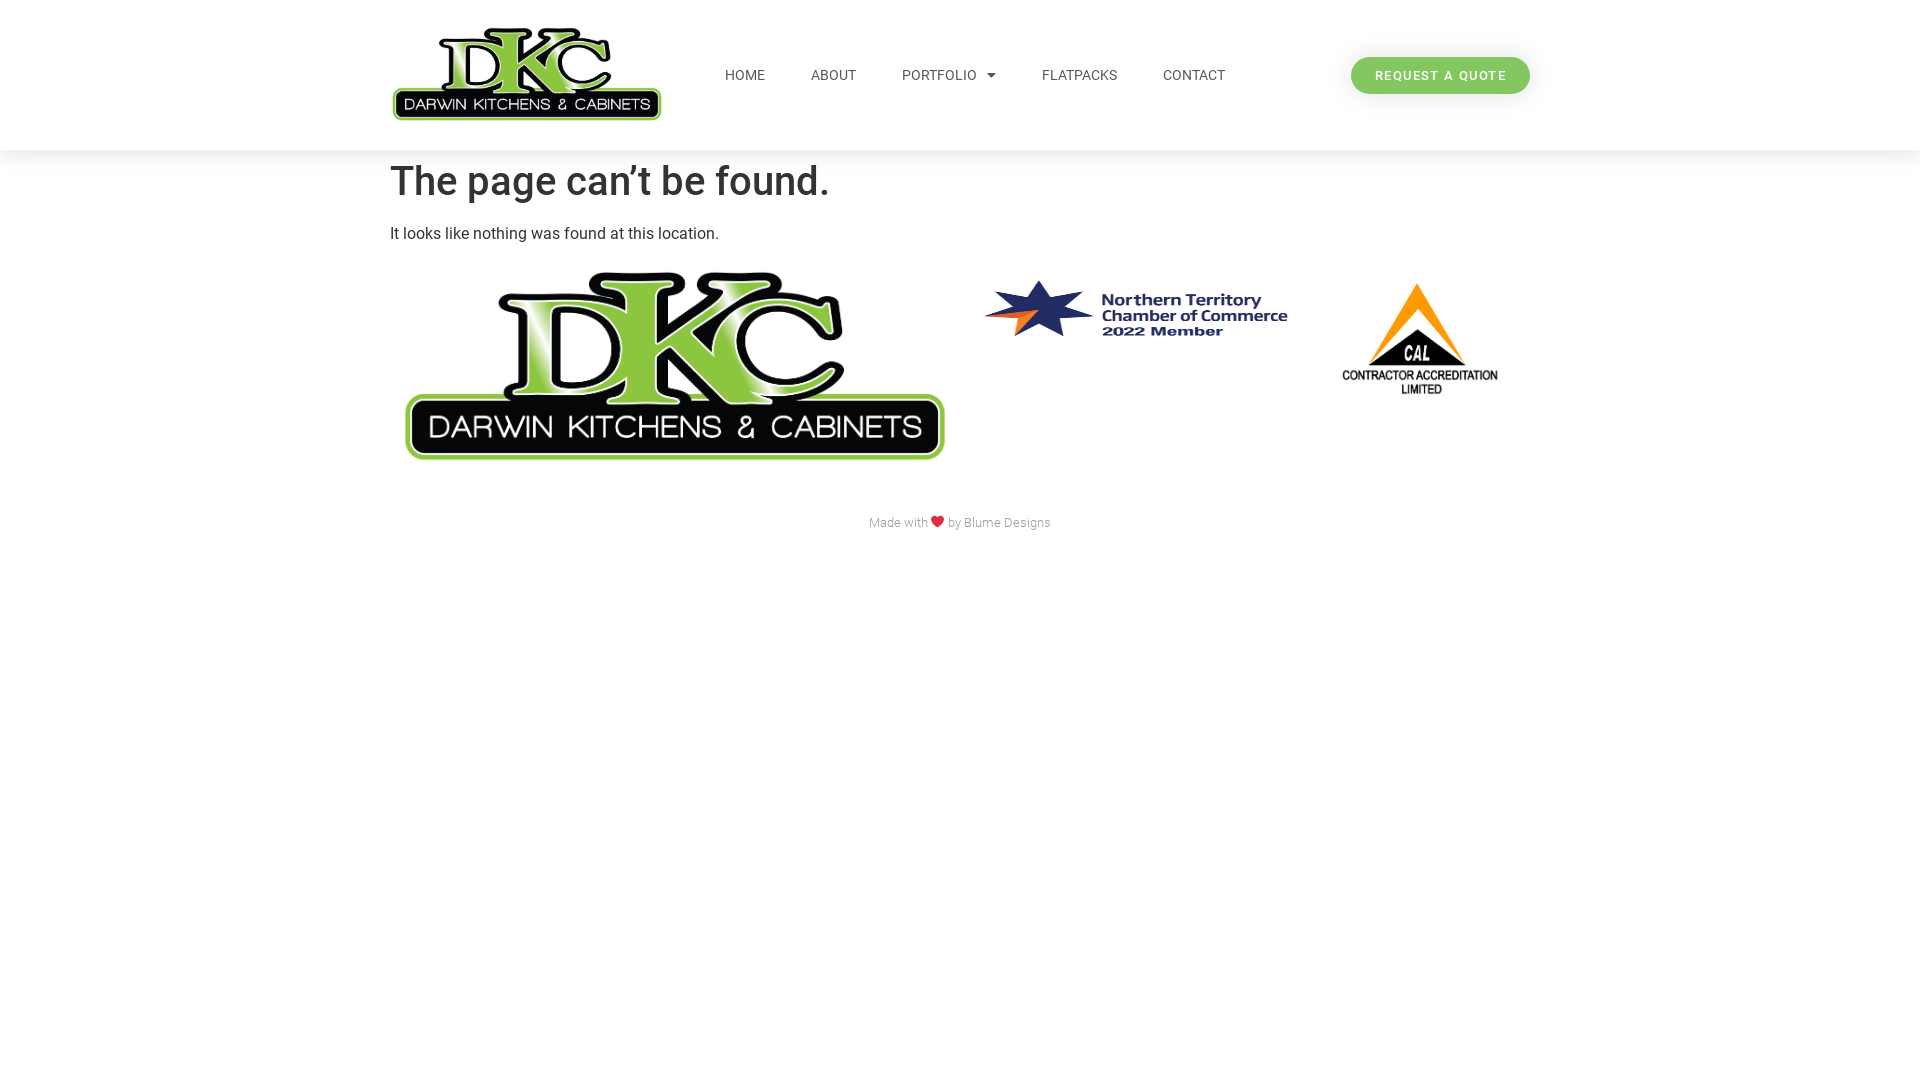  Describe the element at coordinates (960, 521) in the screenshot. I see `'Made with by Blume Designs'` at that location.